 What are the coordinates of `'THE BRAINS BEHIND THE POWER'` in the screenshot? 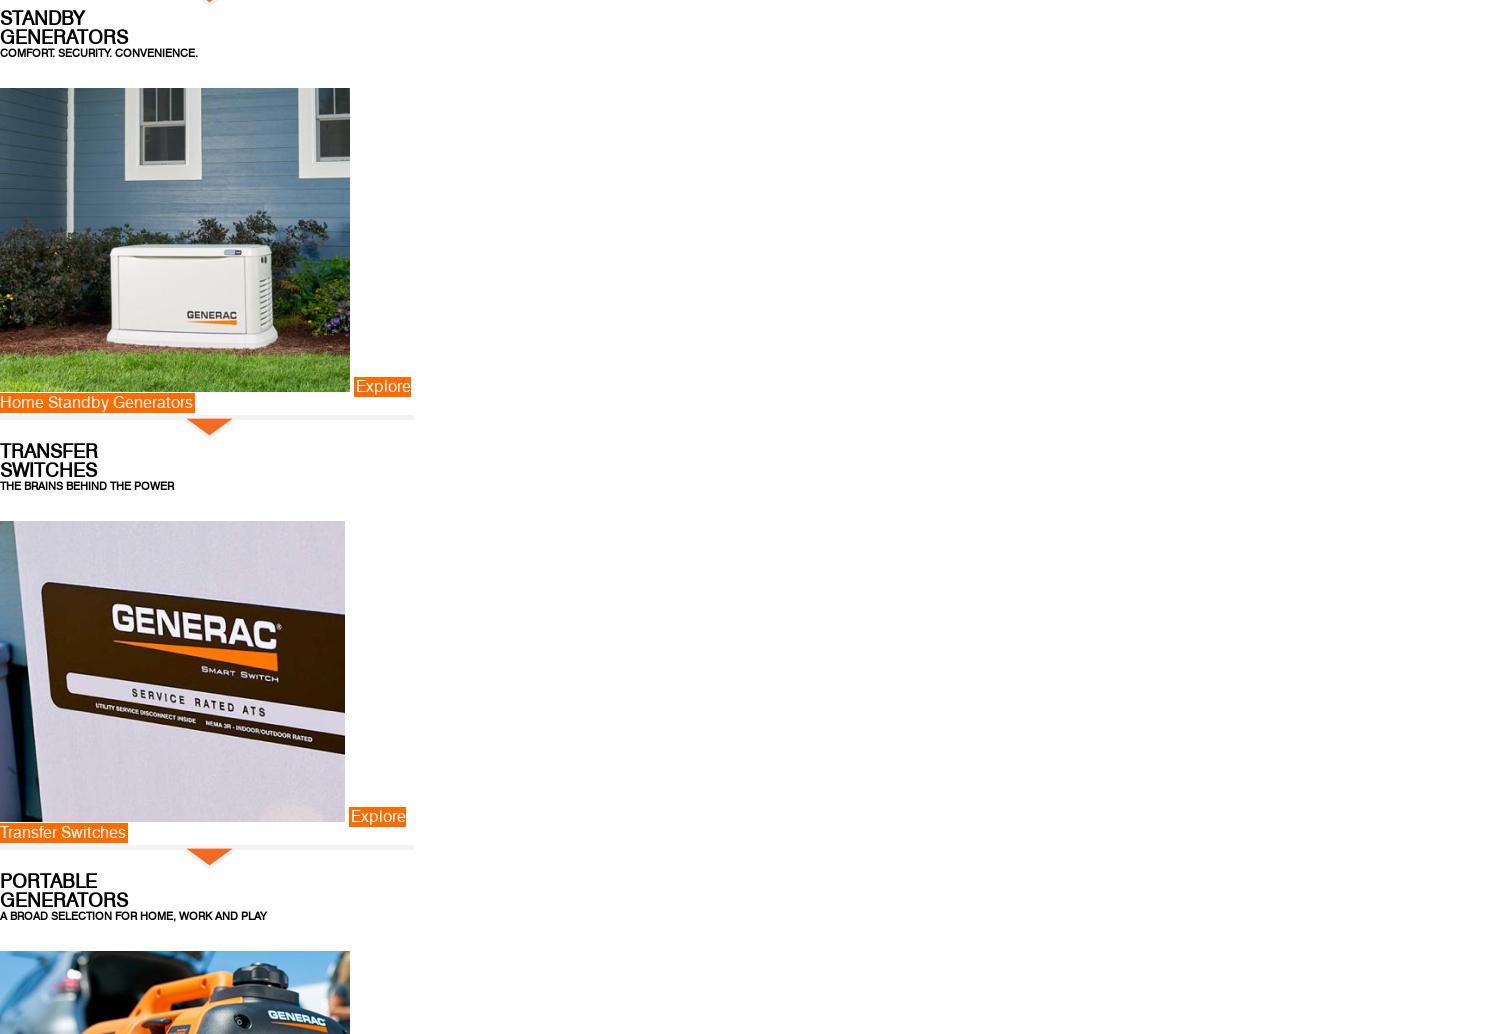 It's located at (0, 484).